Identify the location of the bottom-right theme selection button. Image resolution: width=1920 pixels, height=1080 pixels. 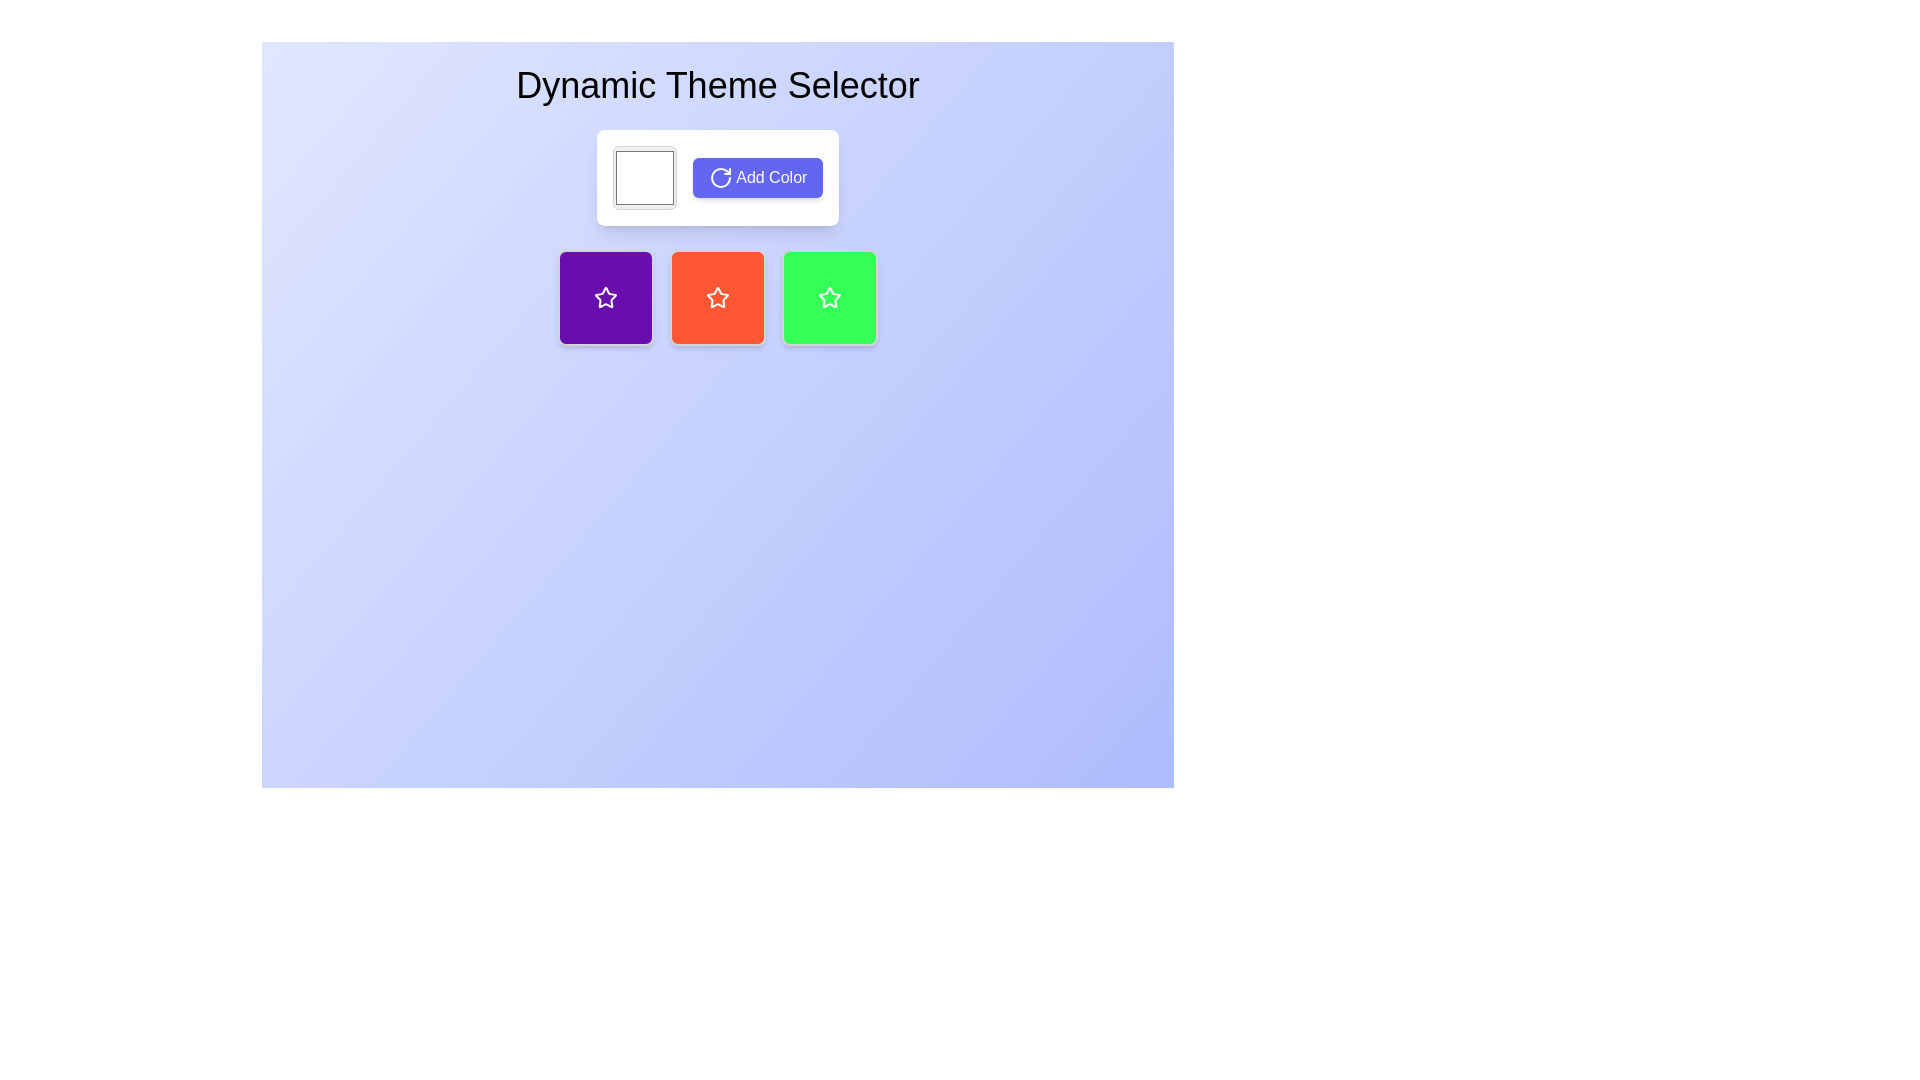
(830, 297).